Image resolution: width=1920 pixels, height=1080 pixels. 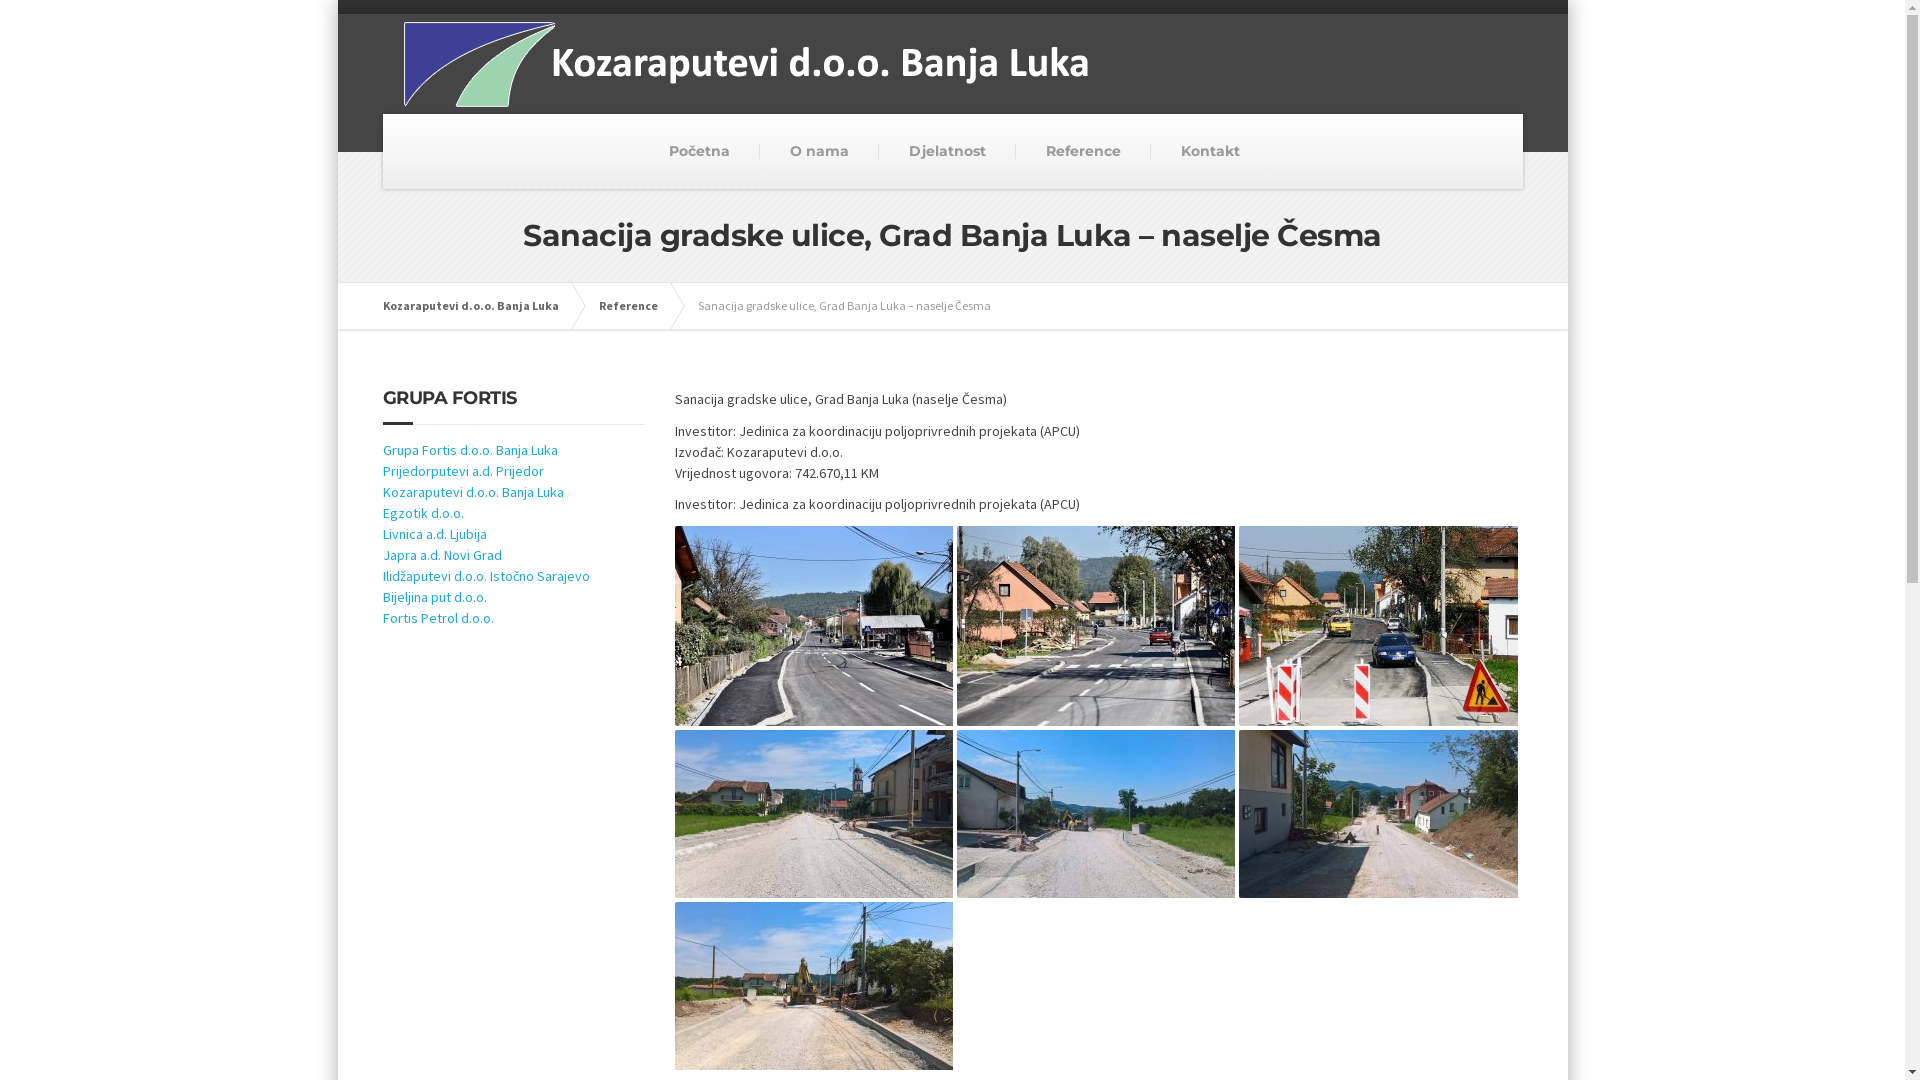 I want to click on 'Kontakt', so click(x=1209, y=150).